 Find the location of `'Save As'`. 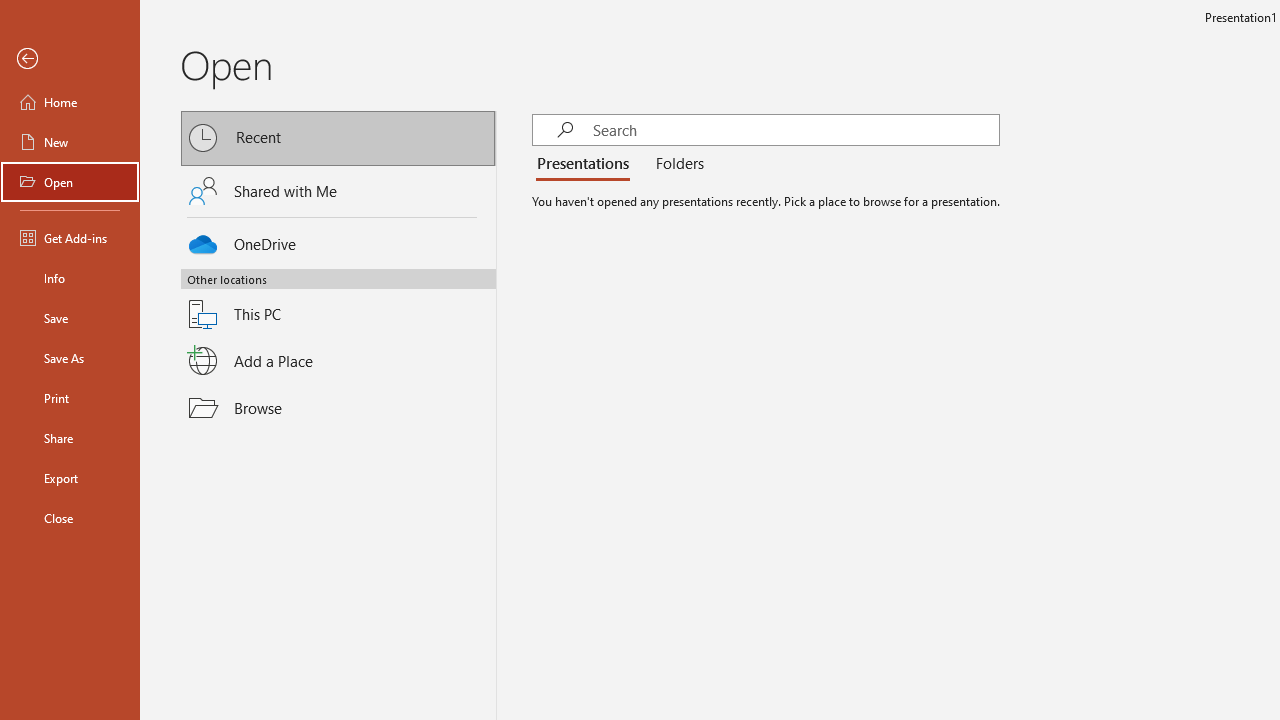

'Save As' is located at coordinates (69, 356).